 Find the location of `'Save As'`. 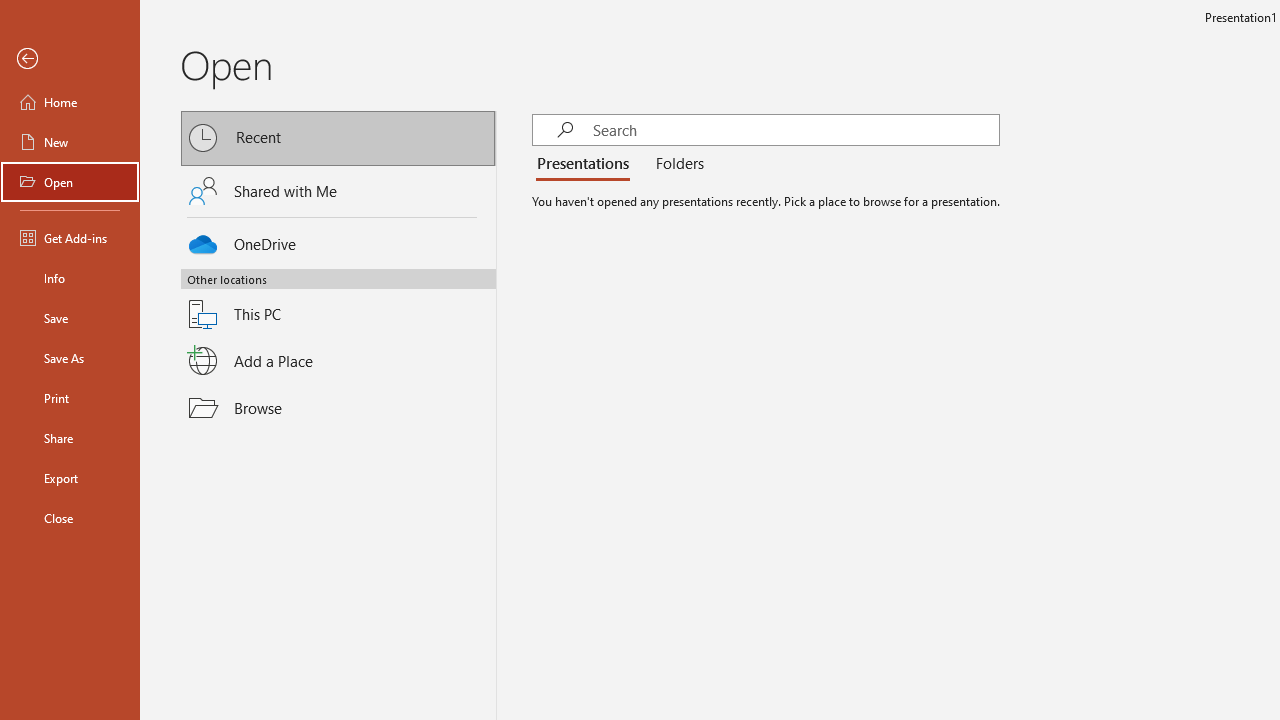

'Save As' is located at coordinates (69, 356).